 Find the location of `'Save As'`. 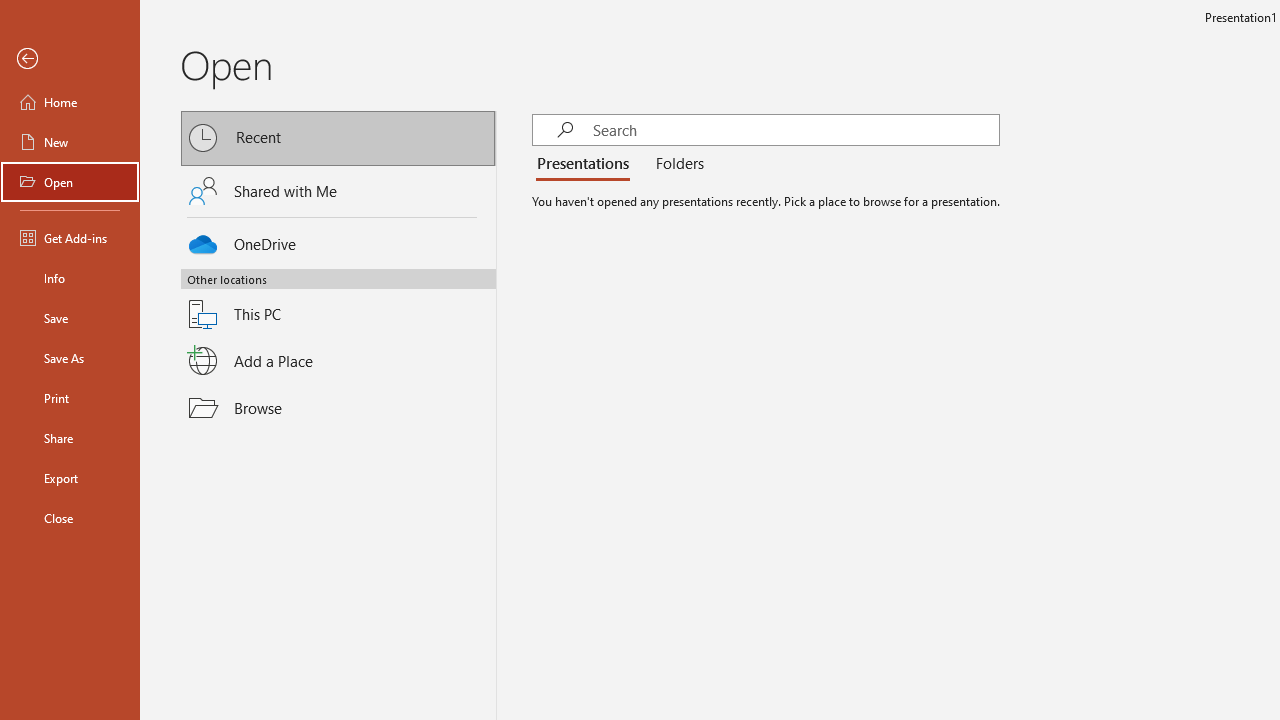

'Save As' is located at coordinates (69, 356).